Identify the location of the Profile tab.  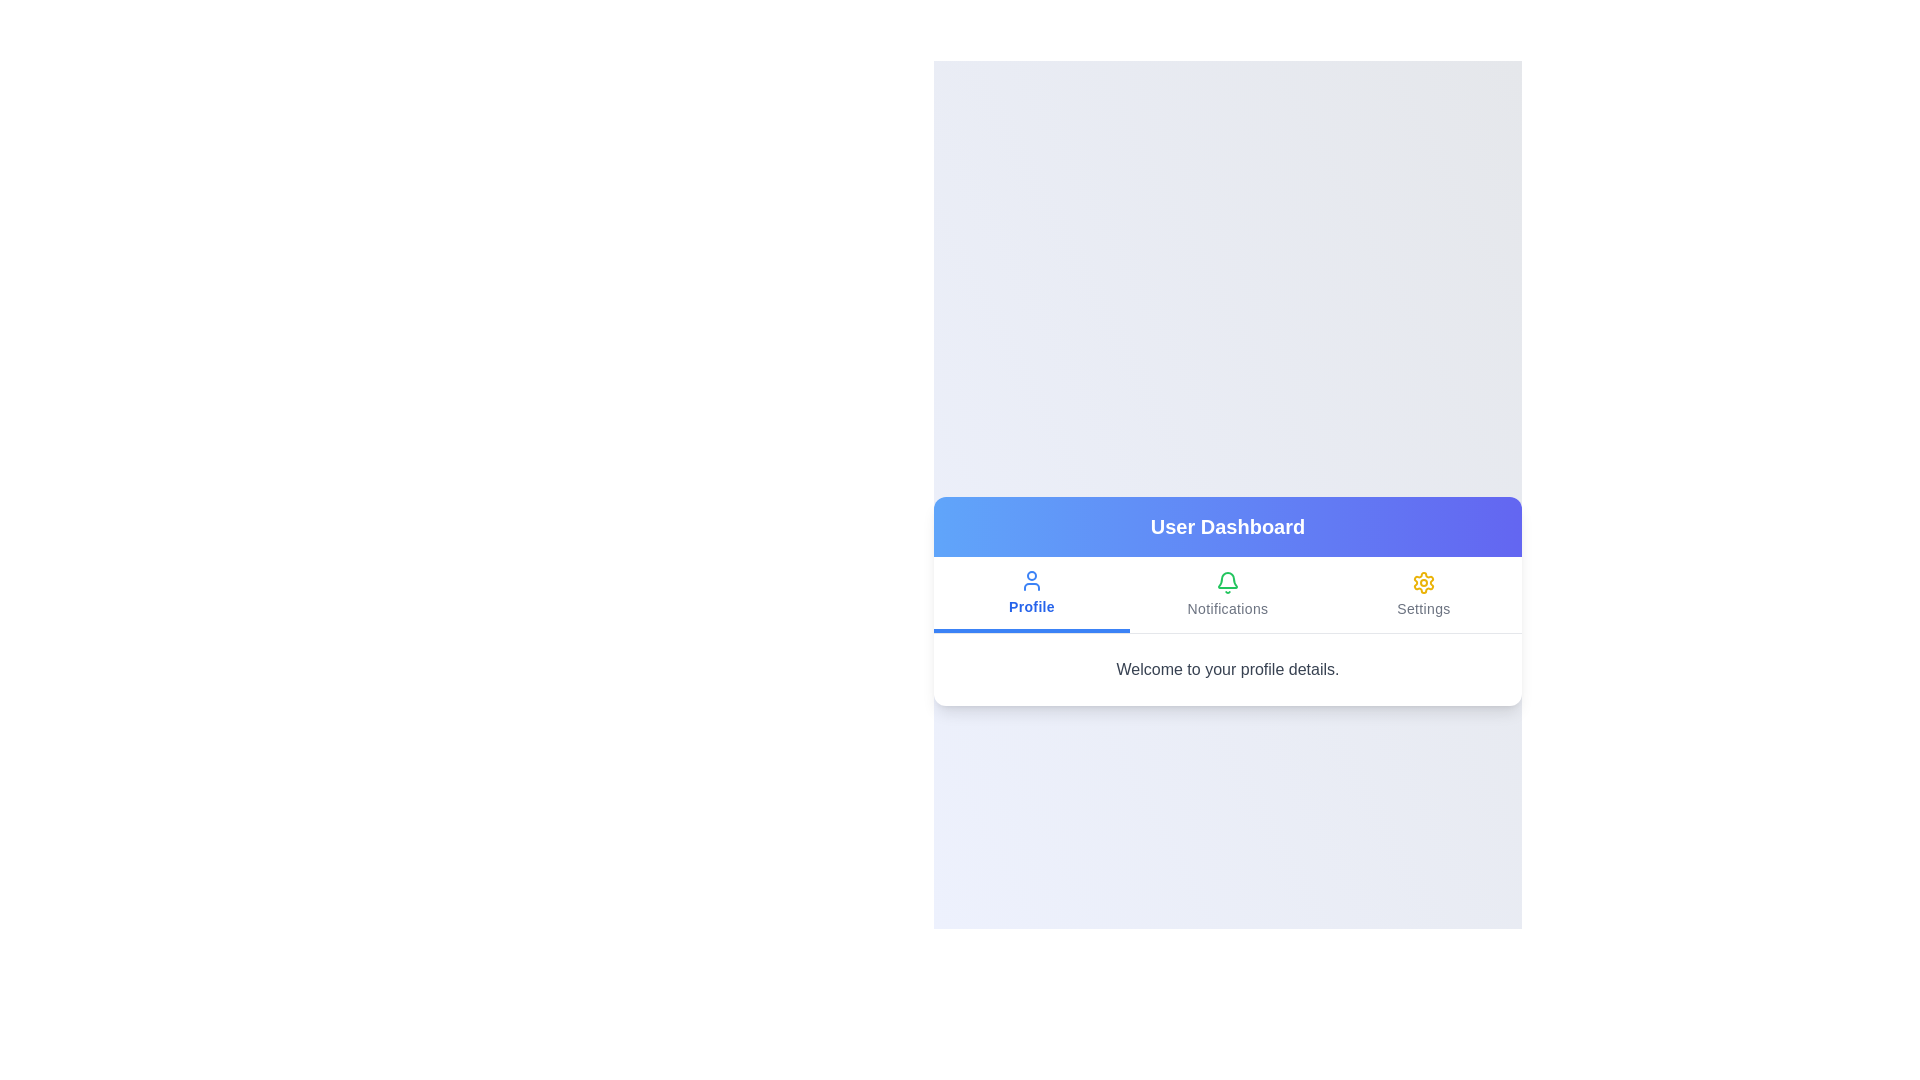
(1032, 593).